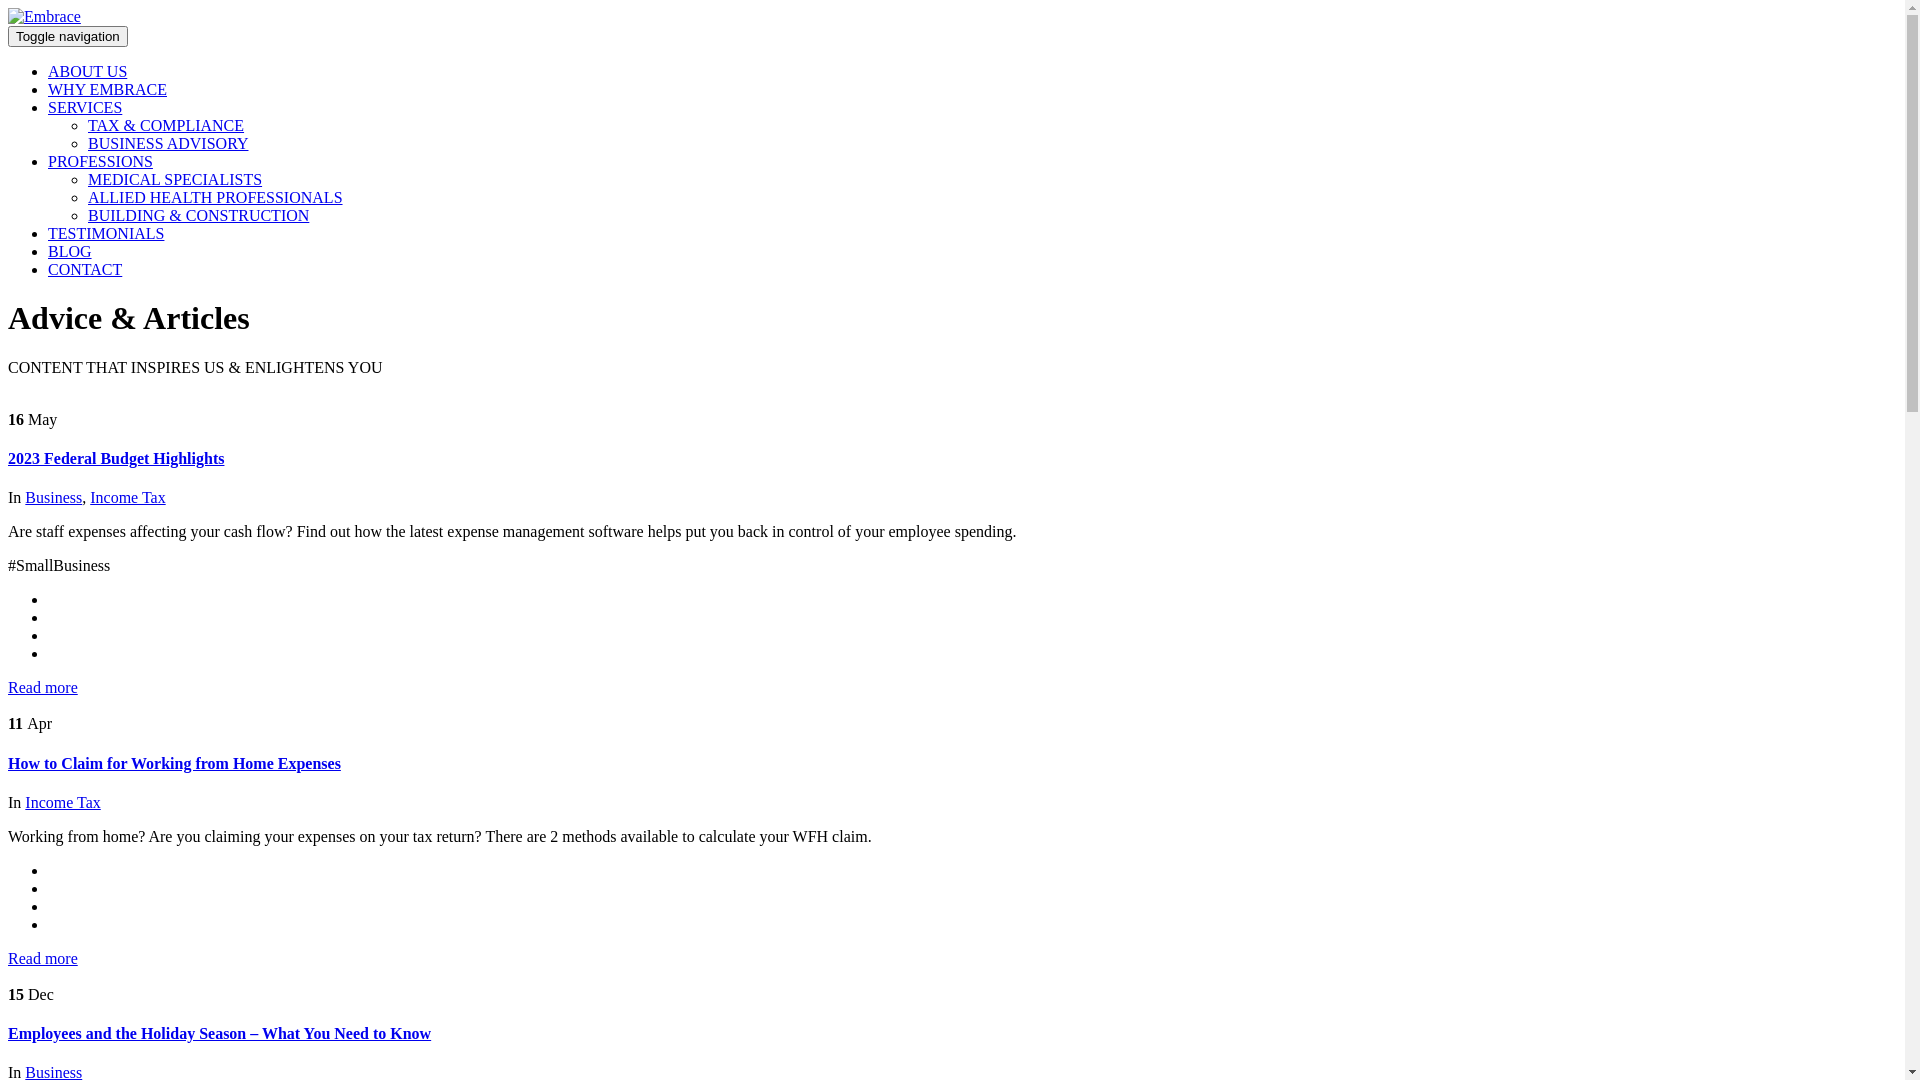  I want to click on 'How to Claim for Working from Home Expenses', so click(174, 763).